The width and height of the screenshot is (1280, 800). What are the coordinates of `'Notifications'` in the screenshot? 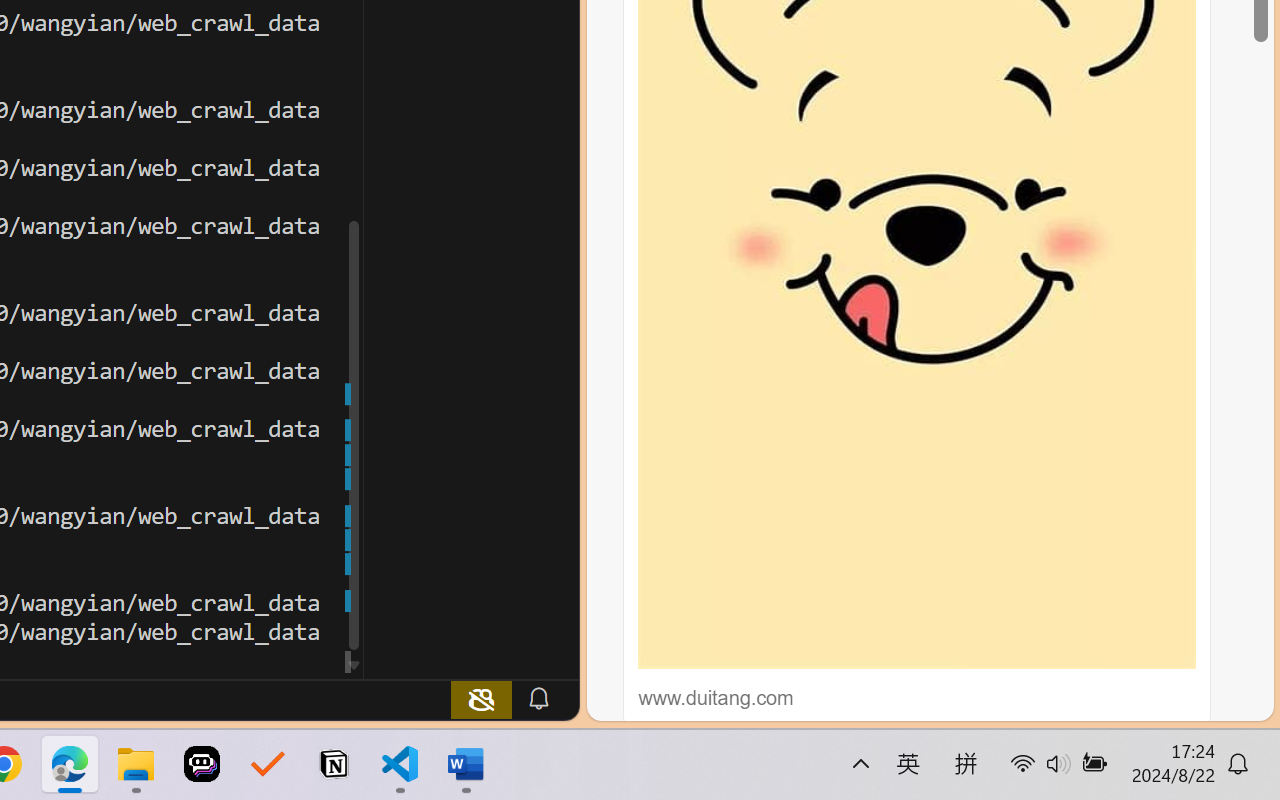 It's located at (538, 698).